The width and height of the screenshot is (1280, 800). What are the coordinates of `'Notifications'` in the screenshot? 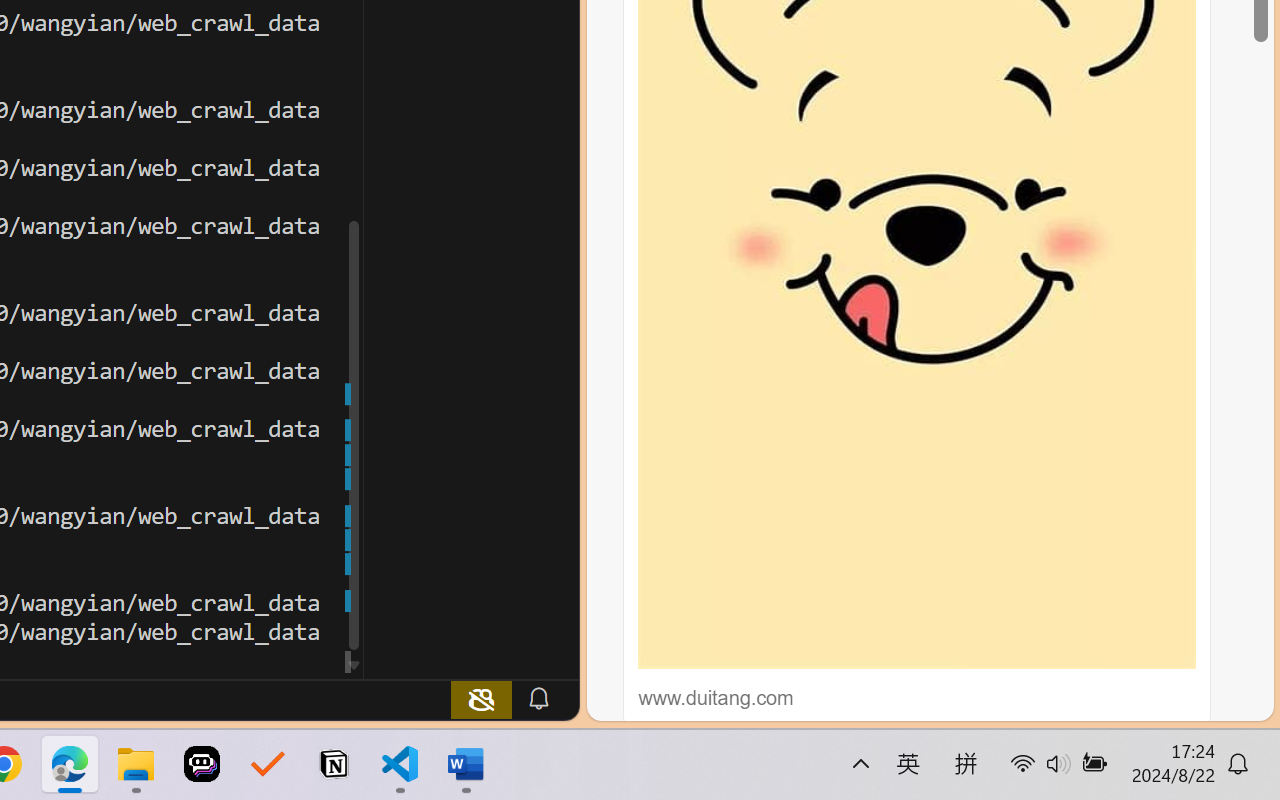 It's located at (538, 698).